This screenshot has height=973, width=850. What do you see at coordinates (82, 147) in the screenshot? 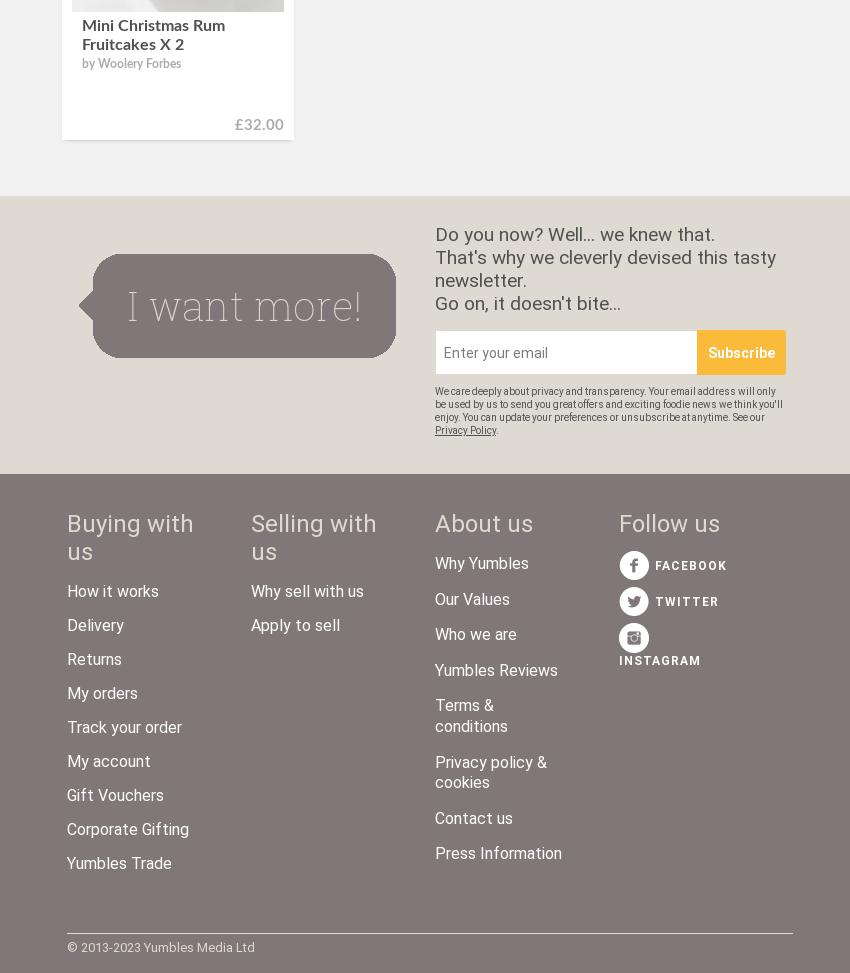
I see `'See related products +'` at bounding box center [82, 147].